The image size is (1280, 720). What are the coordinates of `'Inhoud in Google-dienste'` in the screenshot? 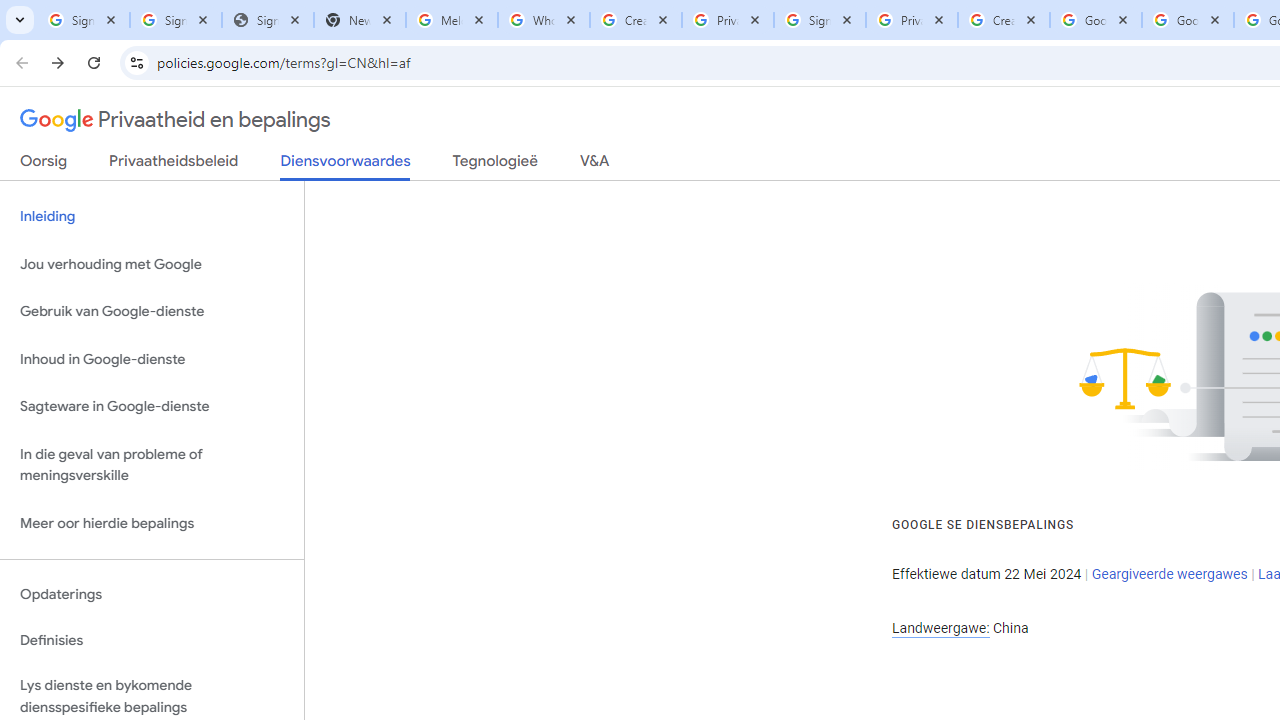 It's located at (151, 358).